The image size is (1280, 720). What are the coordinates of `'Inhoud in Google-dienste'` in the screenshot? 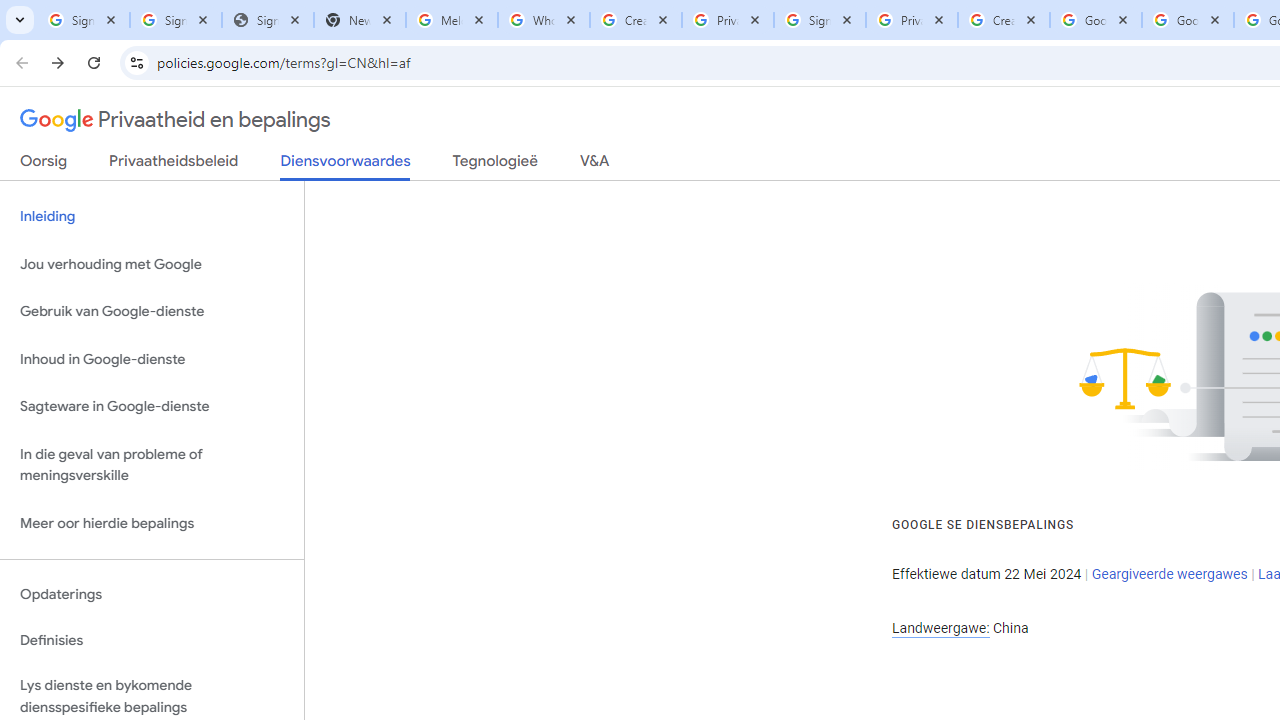 It's located at (151, 358).